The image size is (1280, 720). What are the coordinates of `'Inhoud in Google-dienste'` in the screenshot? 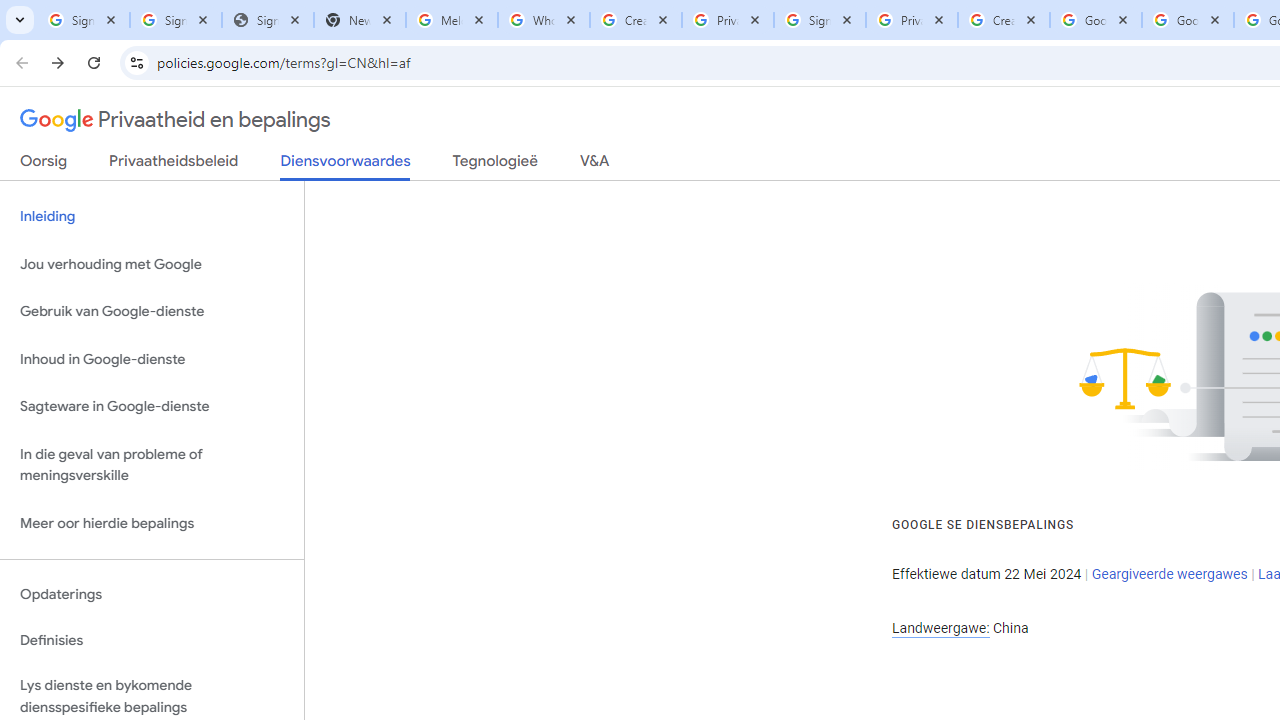 It's located at (151, 358).